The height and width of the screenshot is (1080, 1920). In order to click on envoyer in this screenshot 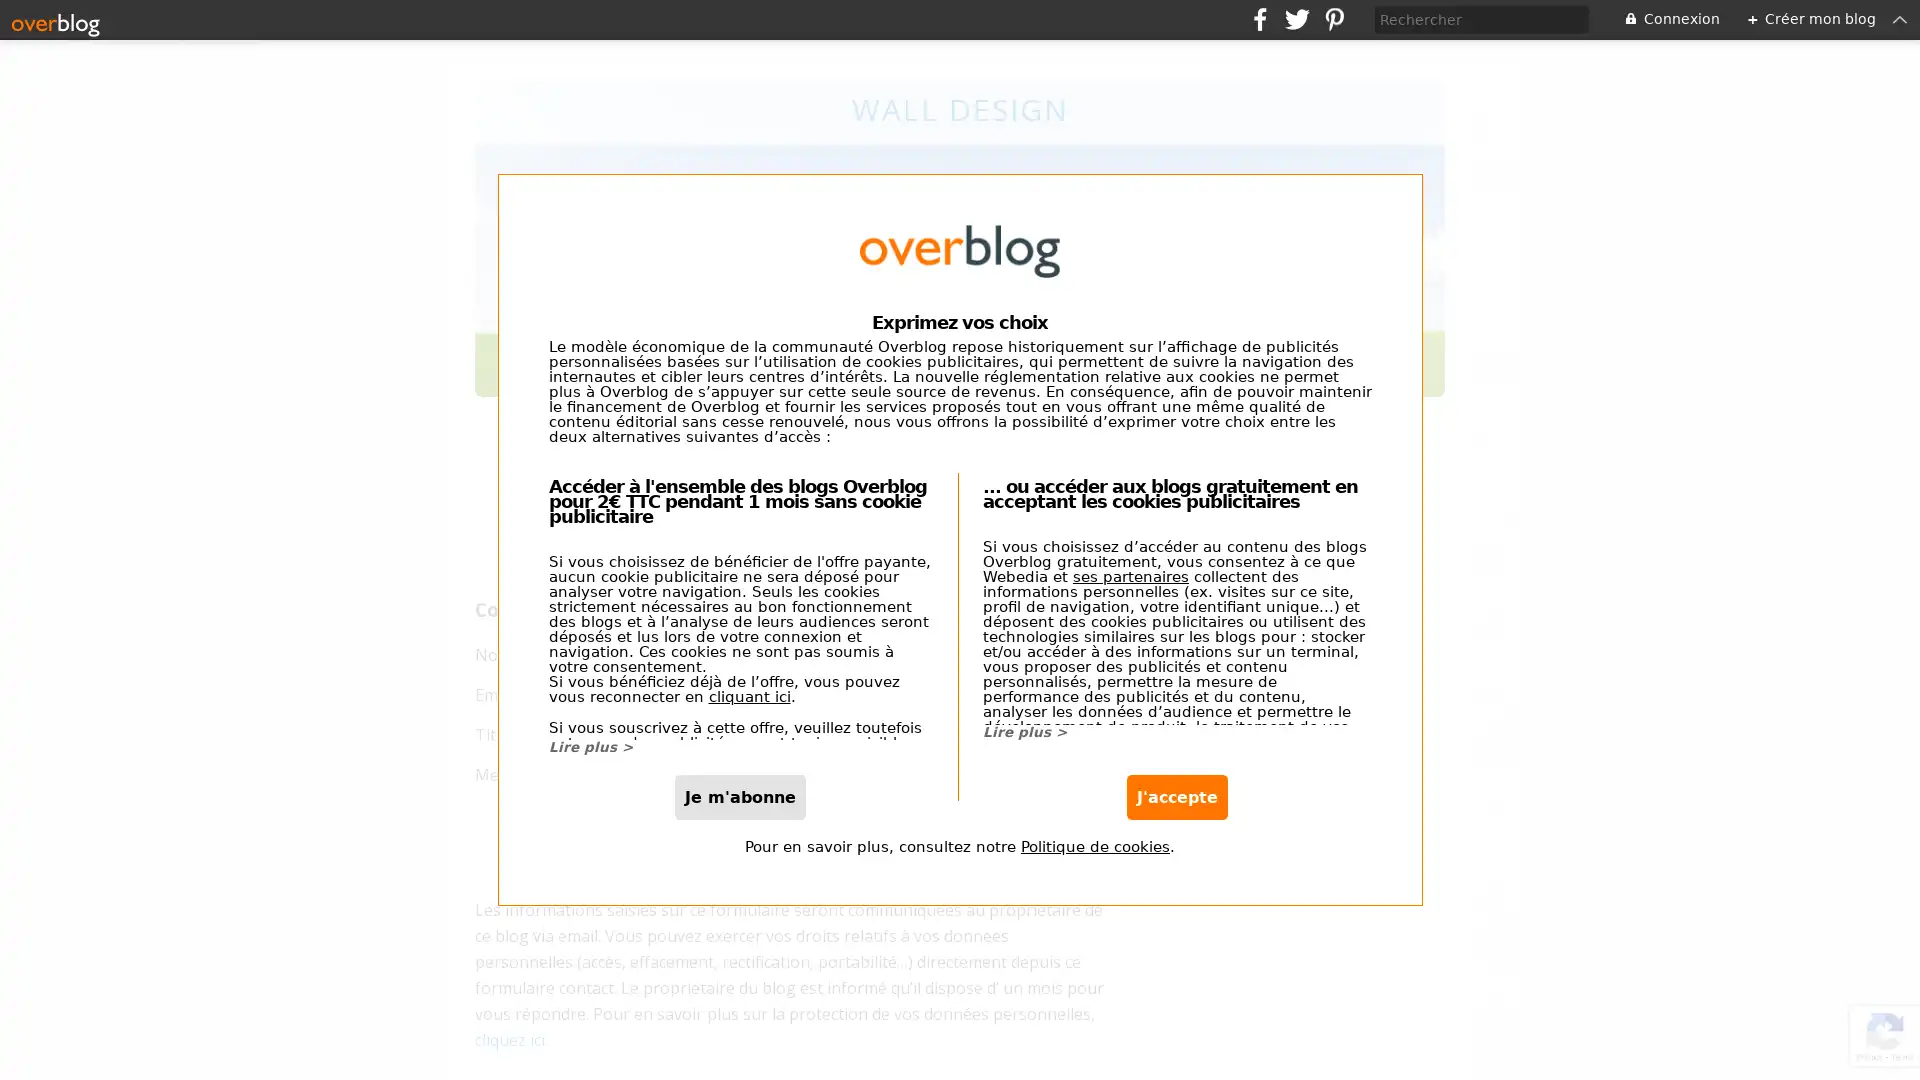, I will do `click(700, 862)`.